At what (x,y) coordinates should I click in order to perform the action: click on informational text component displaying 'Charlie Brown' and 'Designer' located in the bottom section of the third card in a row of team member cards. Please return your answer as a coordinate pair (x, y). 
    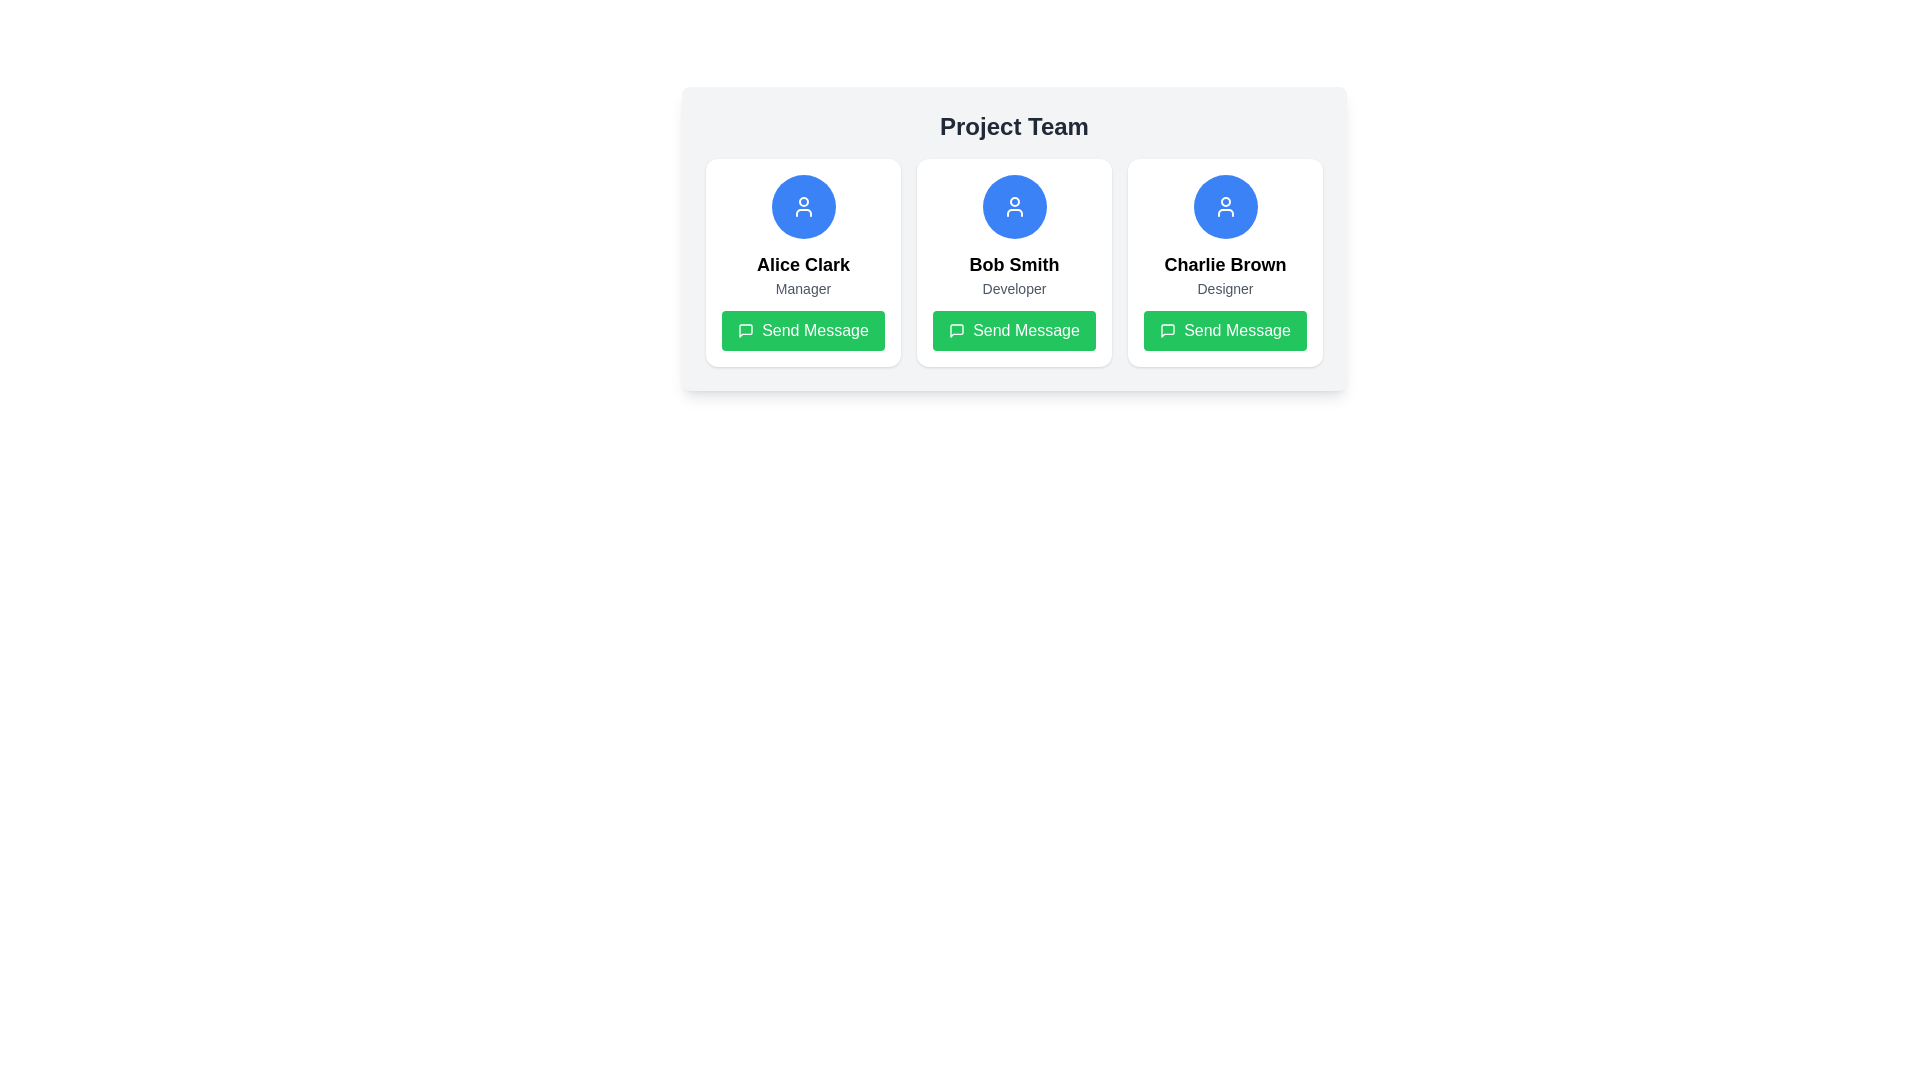
    Looking at the image, I should click on (1224, 274).